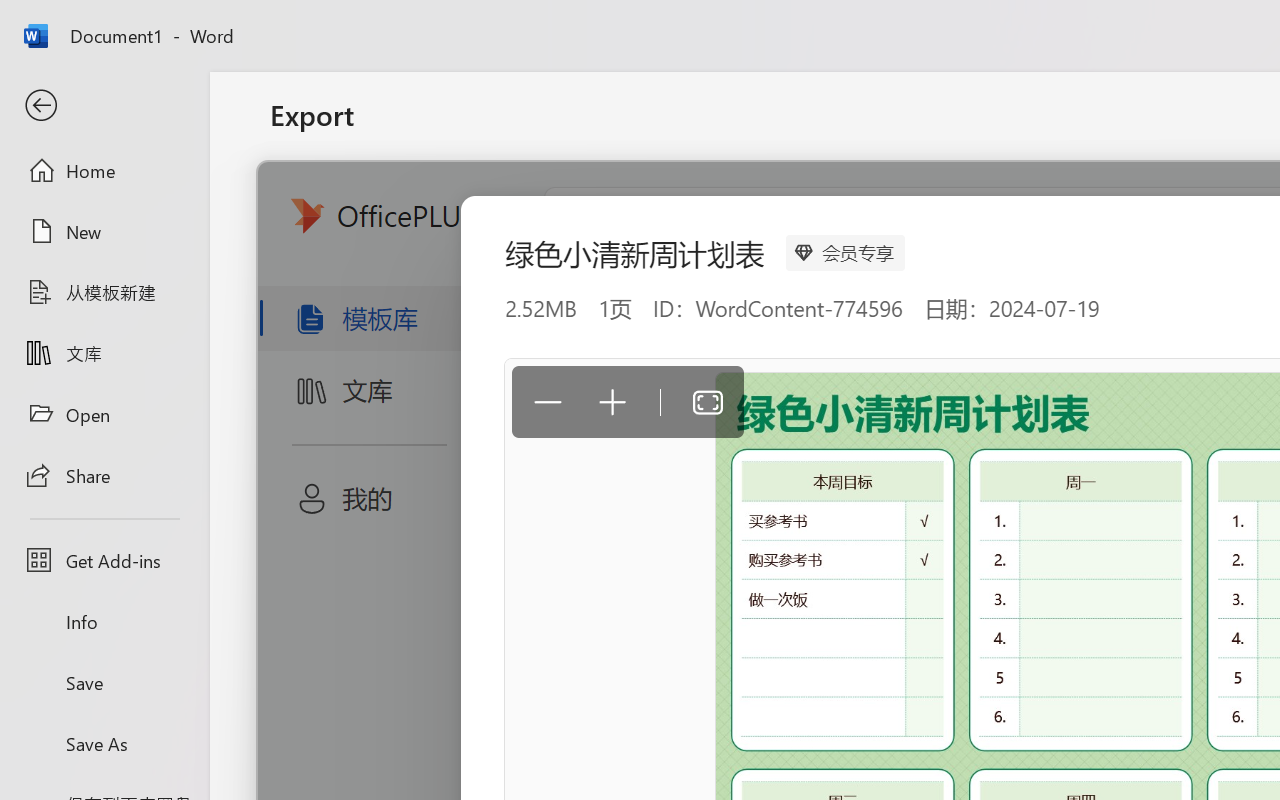 Image resolution: width=1280 pixels, height=800 pixels. Describe the element at coordinates (103, 743) in the screenshot. I see `'Save As'` at that location.